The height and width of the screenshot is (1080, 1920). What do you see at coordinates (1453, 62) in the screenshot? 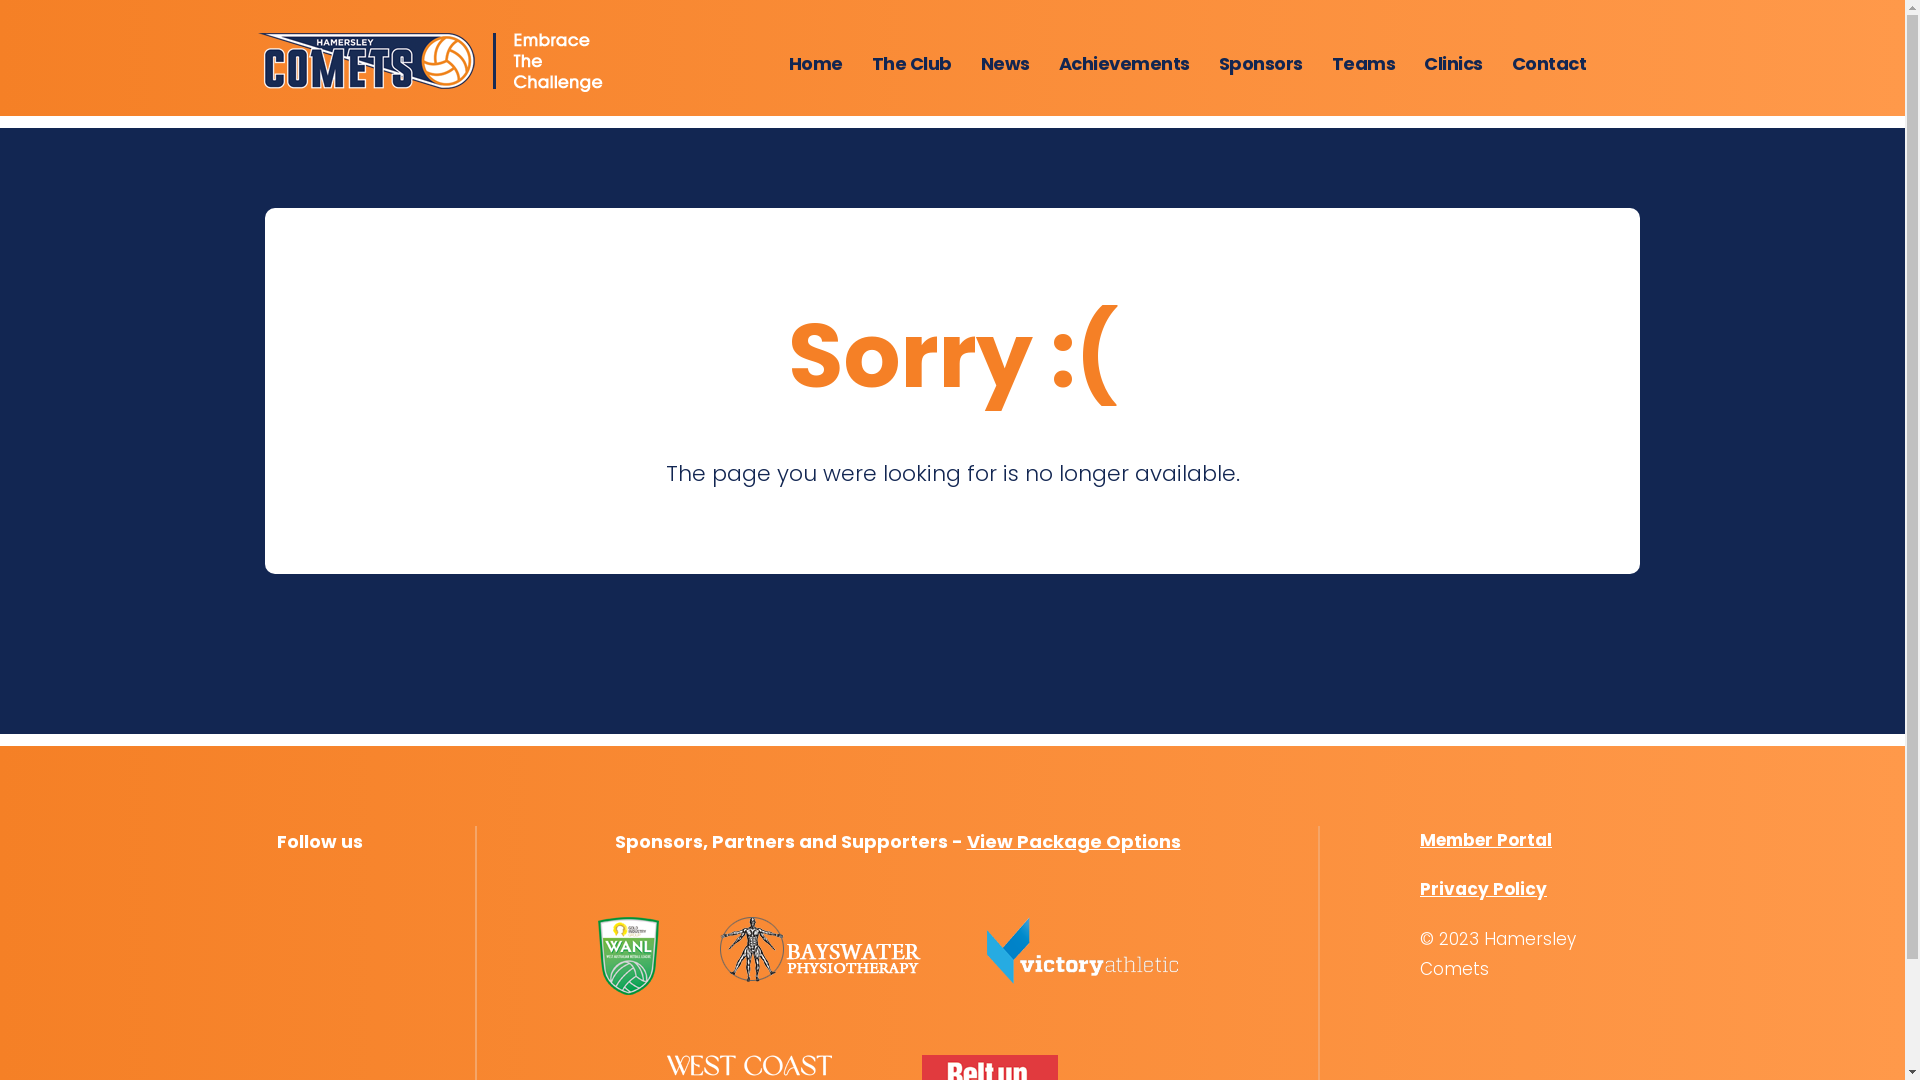
I see `'Clinics'` at bounding box center [1453, 62].